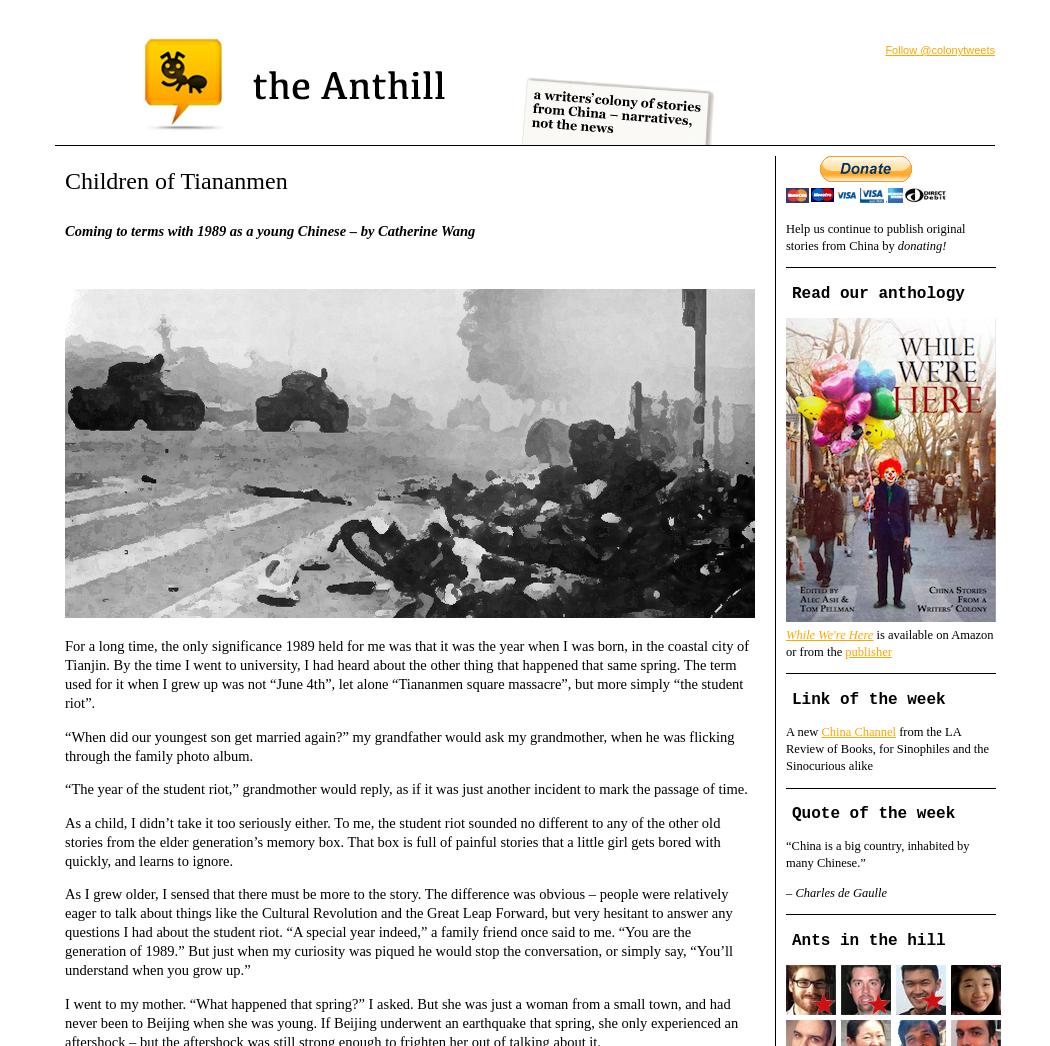 The width and height of the screenshot is (1050, 1046). Describe the element at coordinates (802, 731) in the screenshot. I see `'A new'` at that location.